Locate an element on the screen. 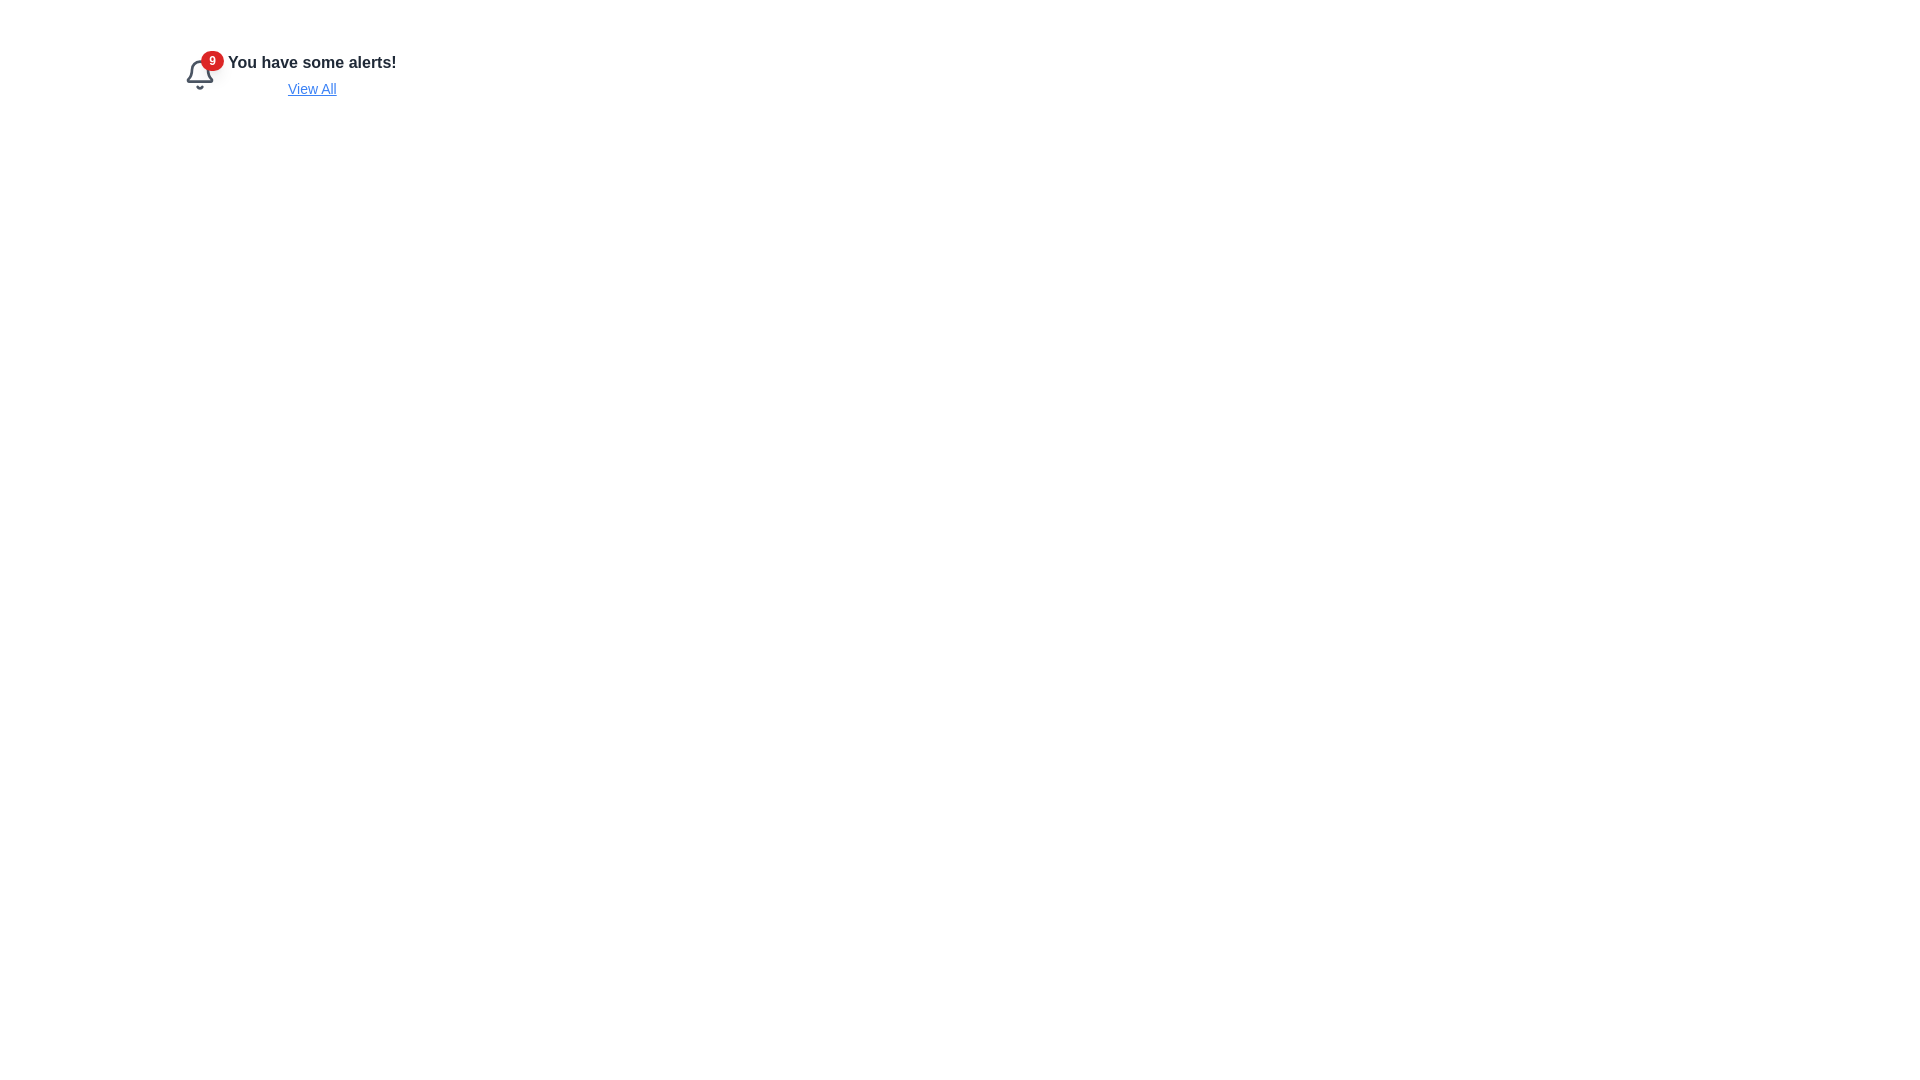  the notification bell icon with a red badge displaying '9' is located at coordinates (200, 73).